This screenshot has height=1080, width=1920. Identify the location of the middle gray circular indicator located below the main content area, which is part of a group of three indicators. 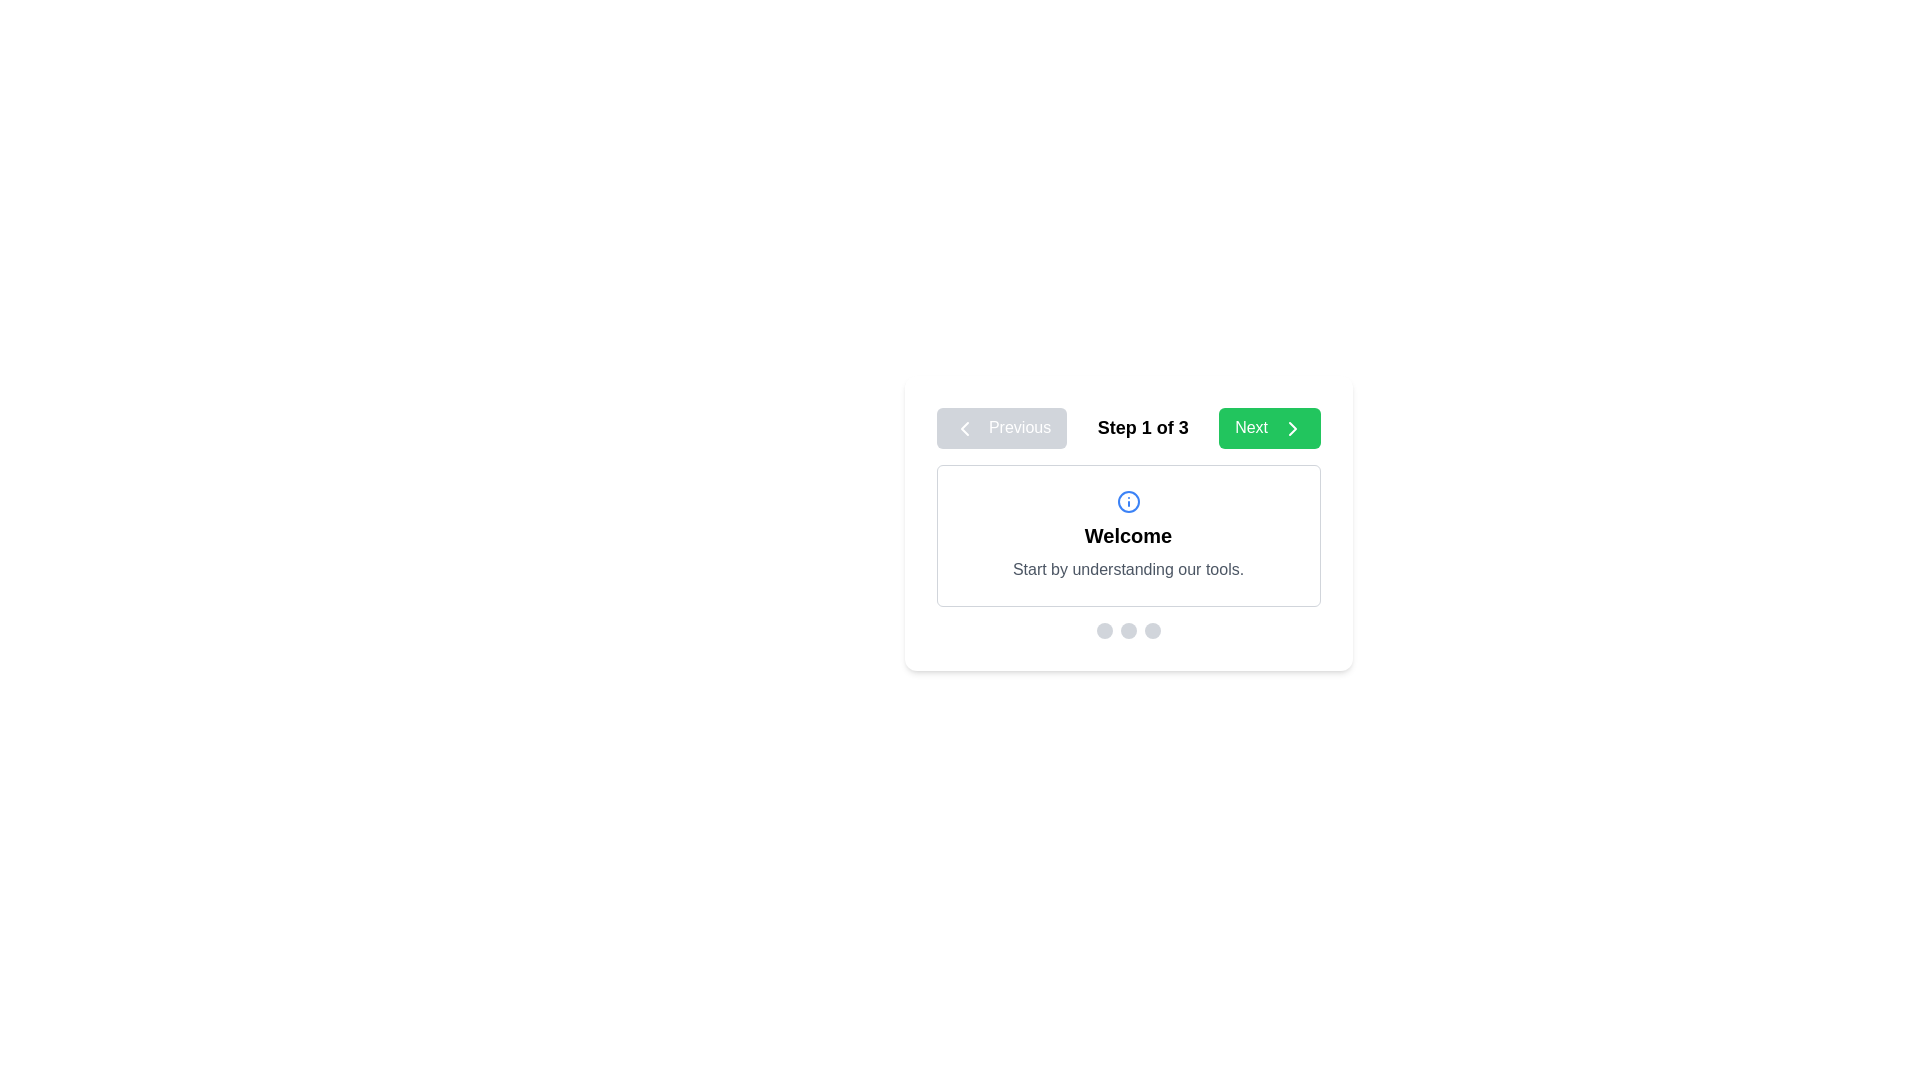
(1128, 630).